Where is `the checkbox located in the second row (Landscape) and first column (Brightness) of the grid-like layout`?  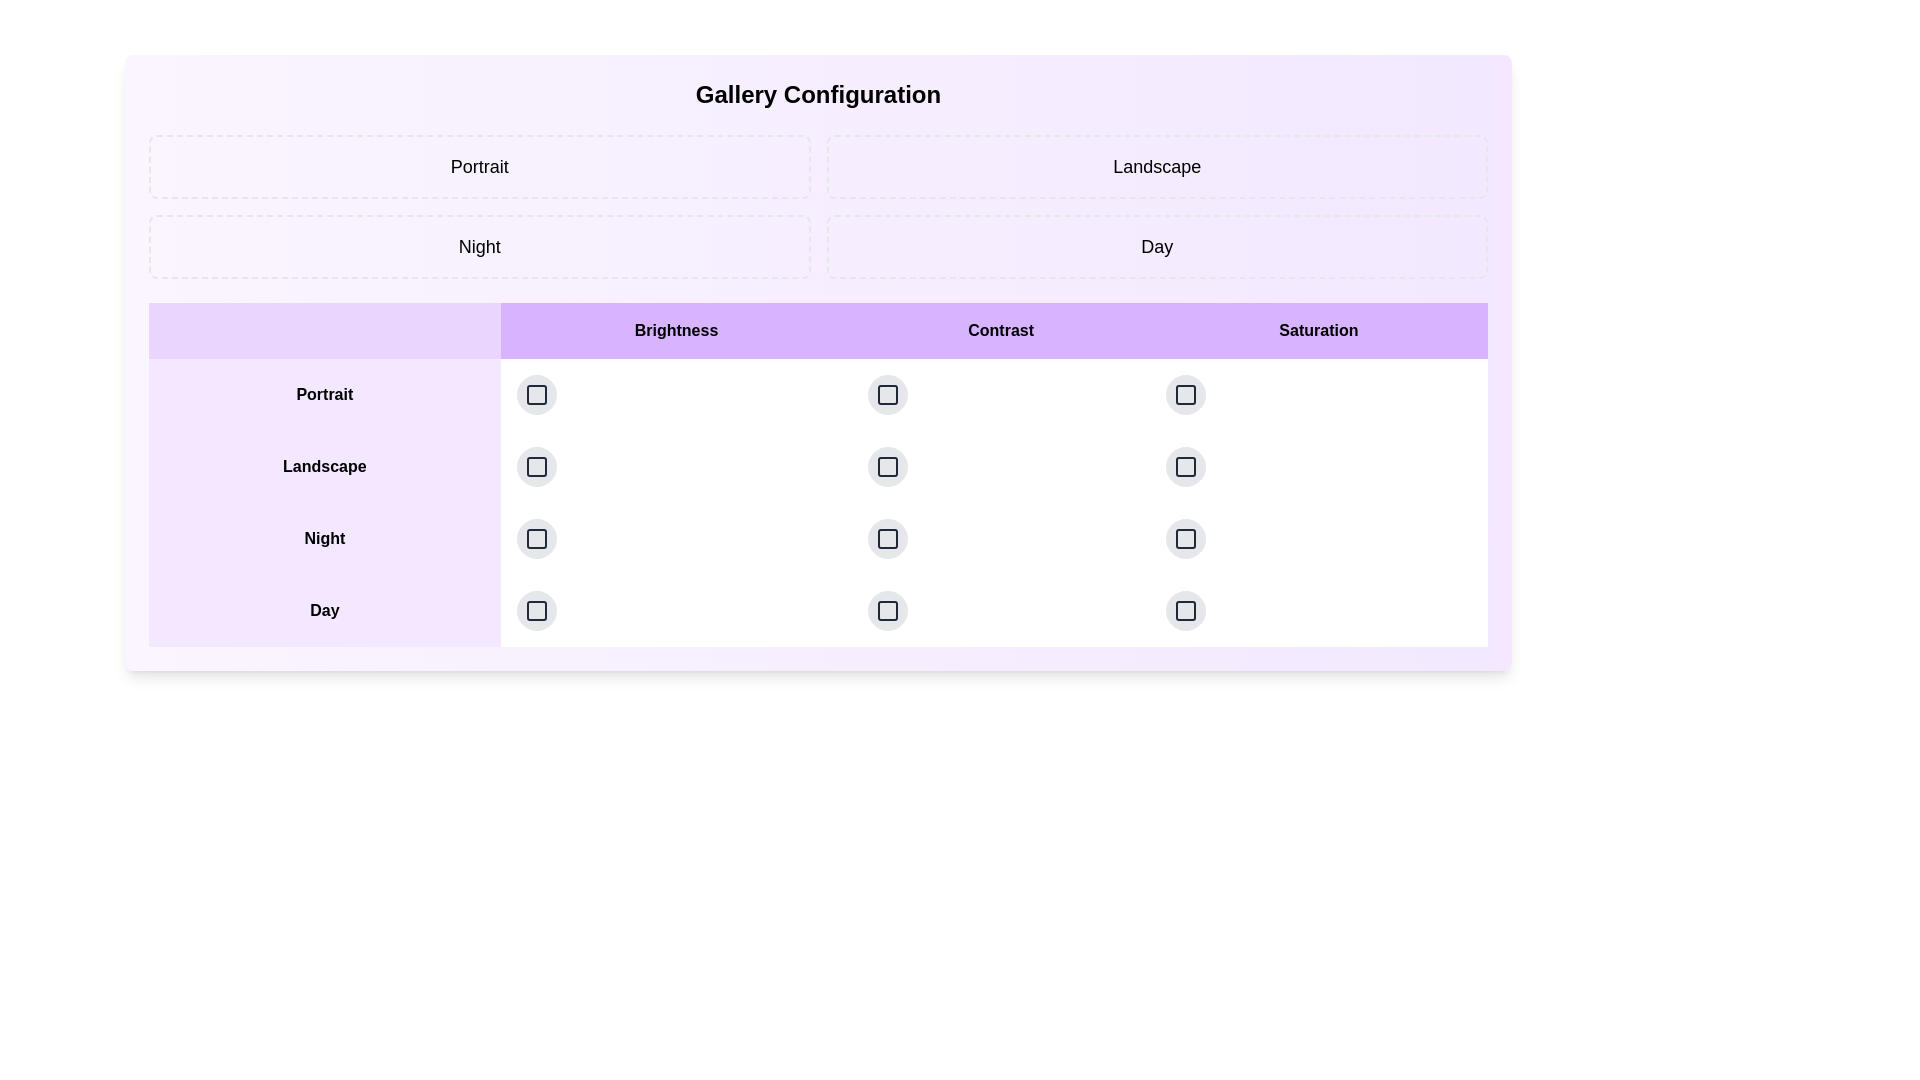
the checkbox located in the second row (Landscape) and first column (Brightness) of the grid-like layout is located at coordinates (536, 466).